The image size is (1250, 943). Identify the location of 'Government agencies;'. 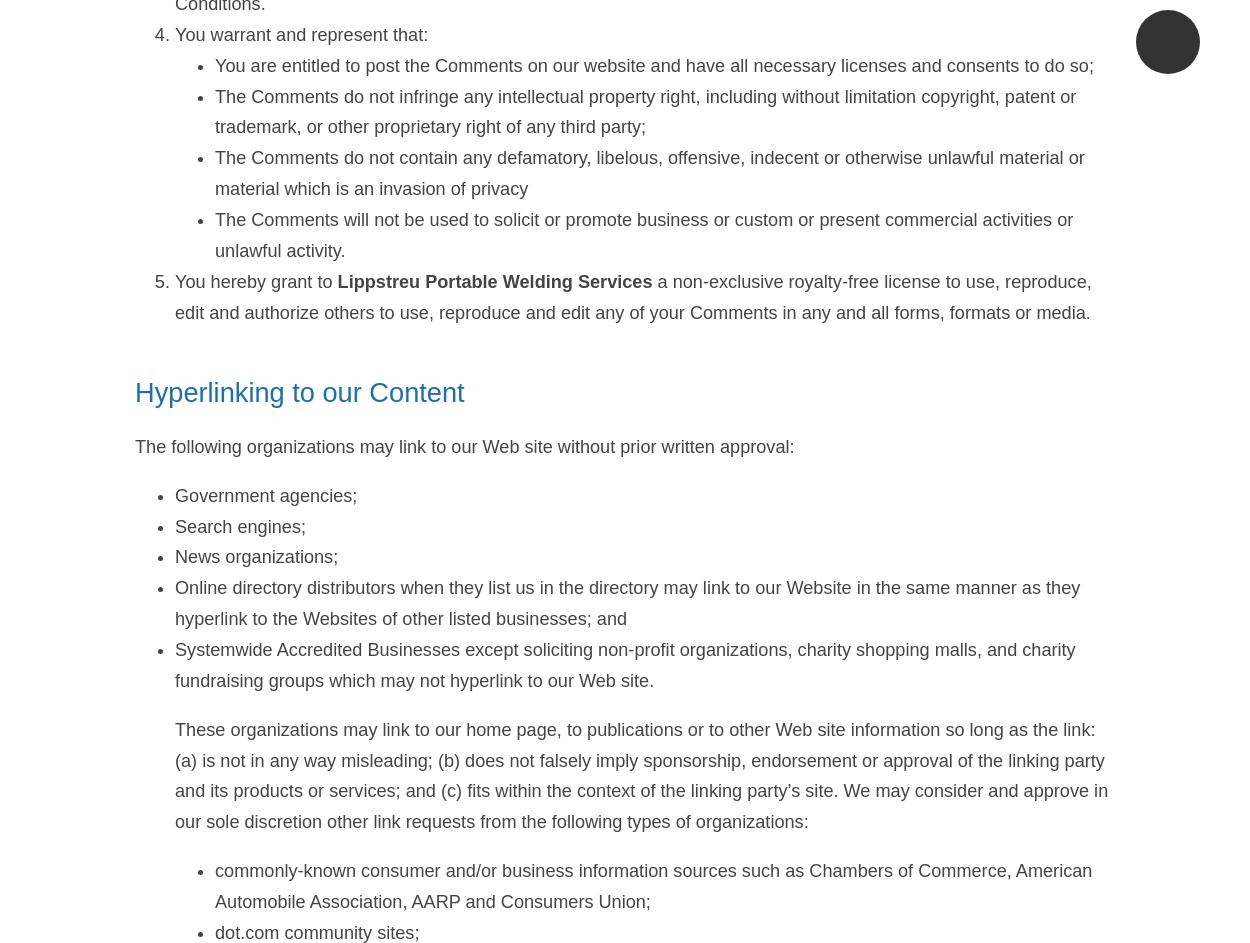
(175, 493).